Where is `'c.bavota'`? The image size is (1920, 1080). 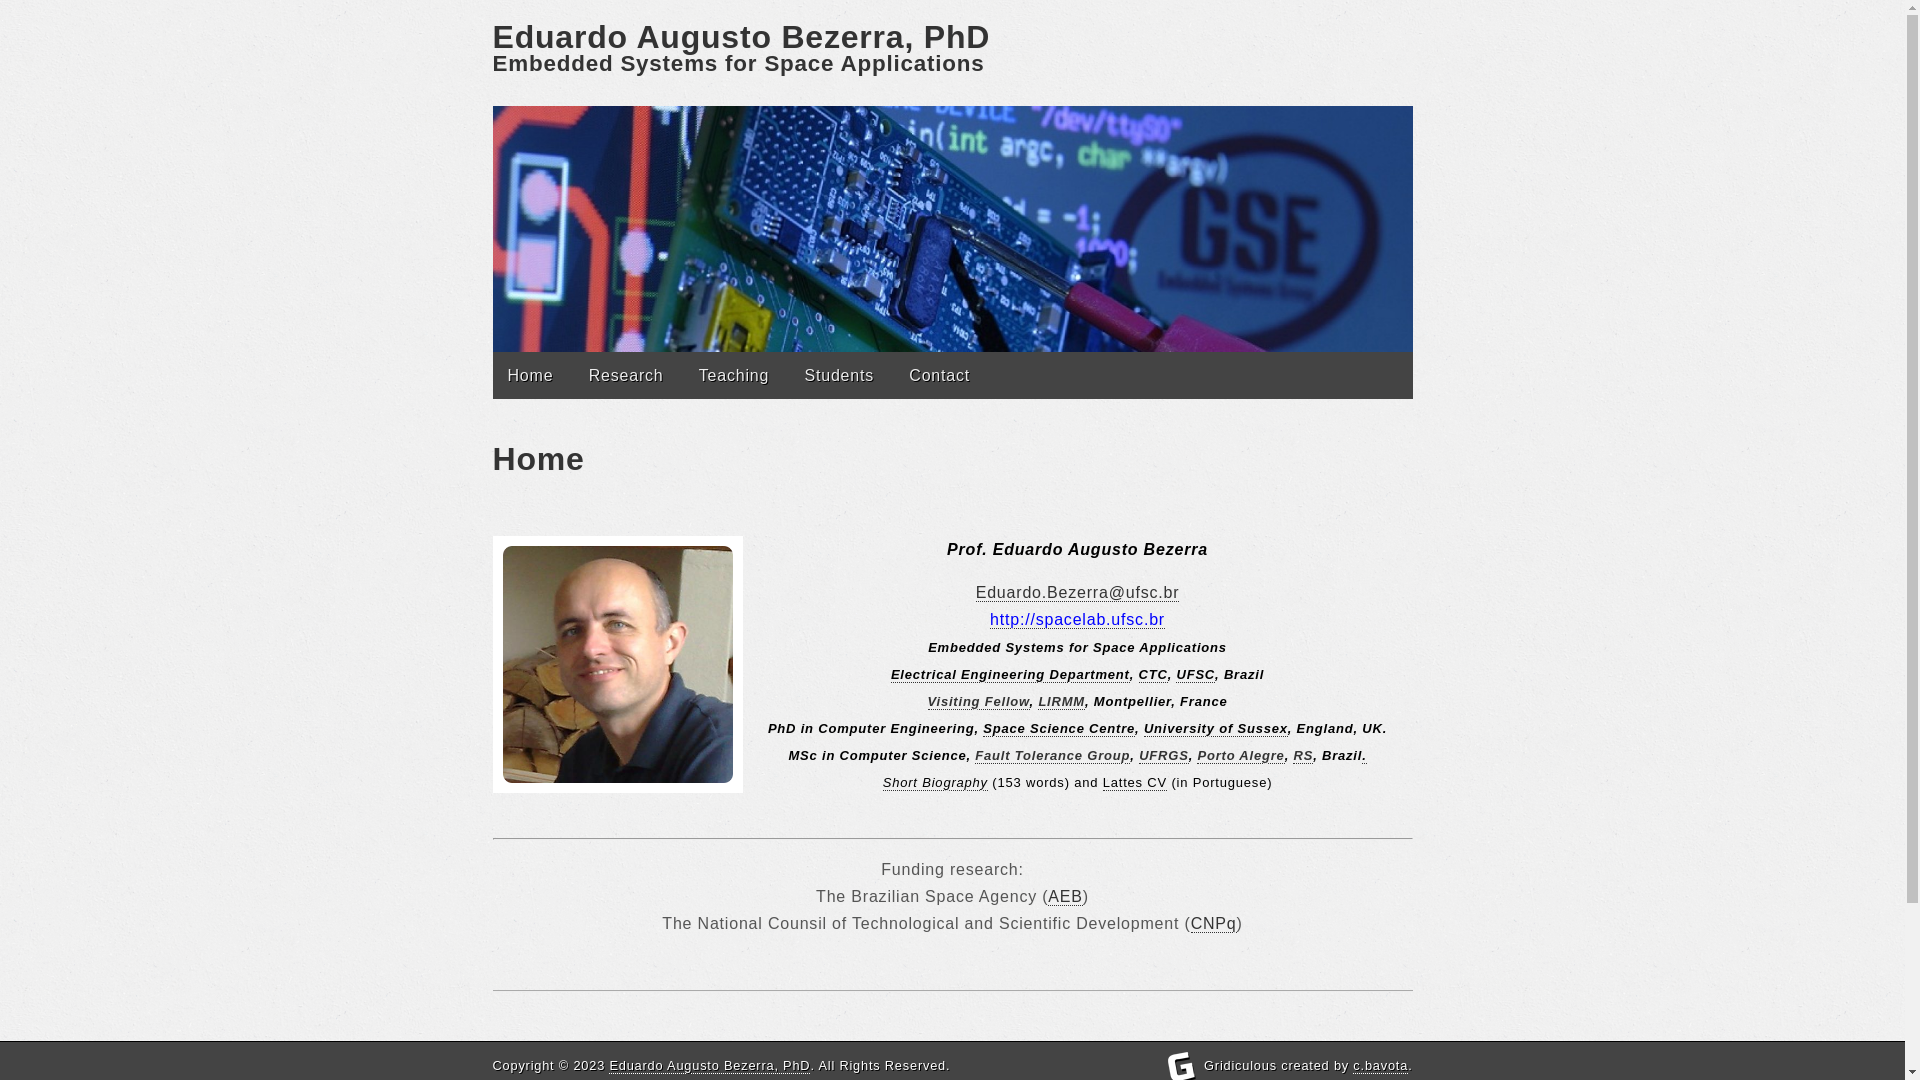 'c.bavota' is located at coordinates (1379, 1064).